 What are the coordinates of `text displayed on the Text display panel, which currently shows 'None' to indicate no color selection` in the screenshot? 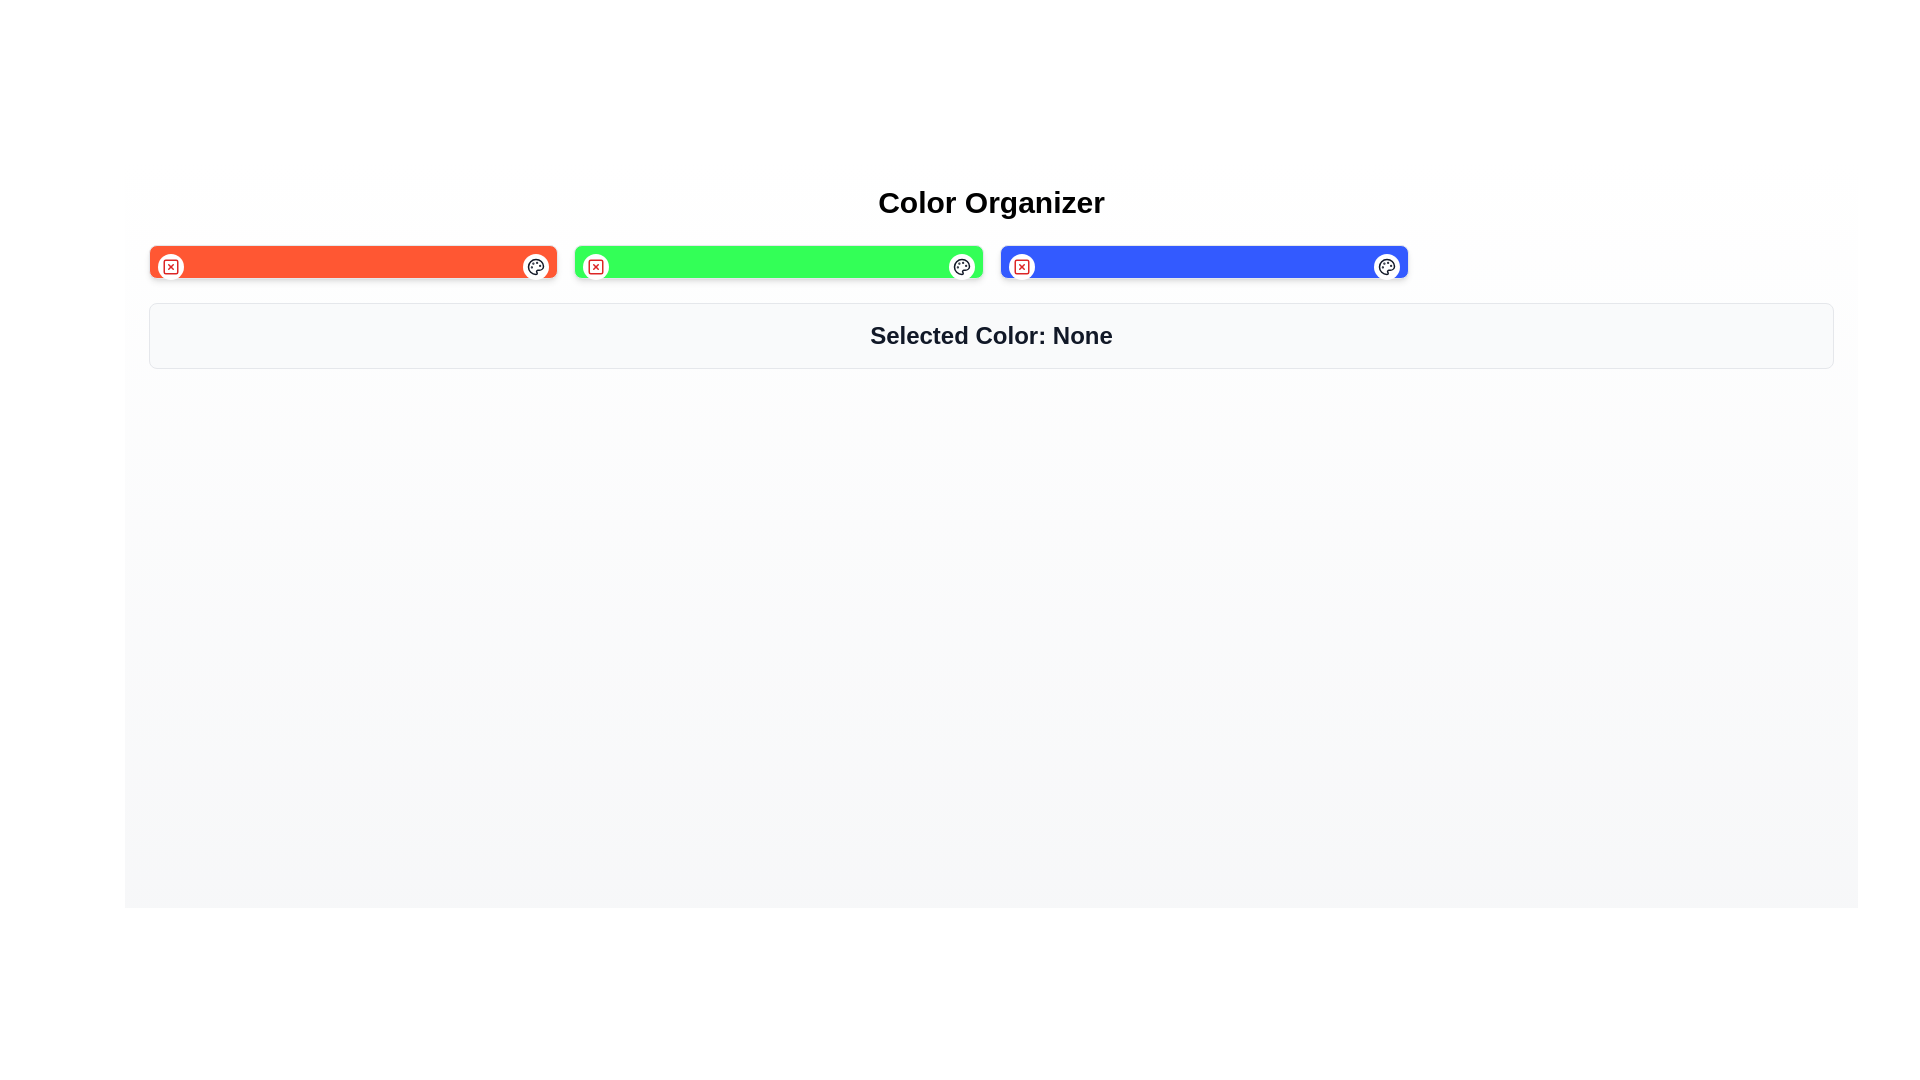 It's located at (991, 334).